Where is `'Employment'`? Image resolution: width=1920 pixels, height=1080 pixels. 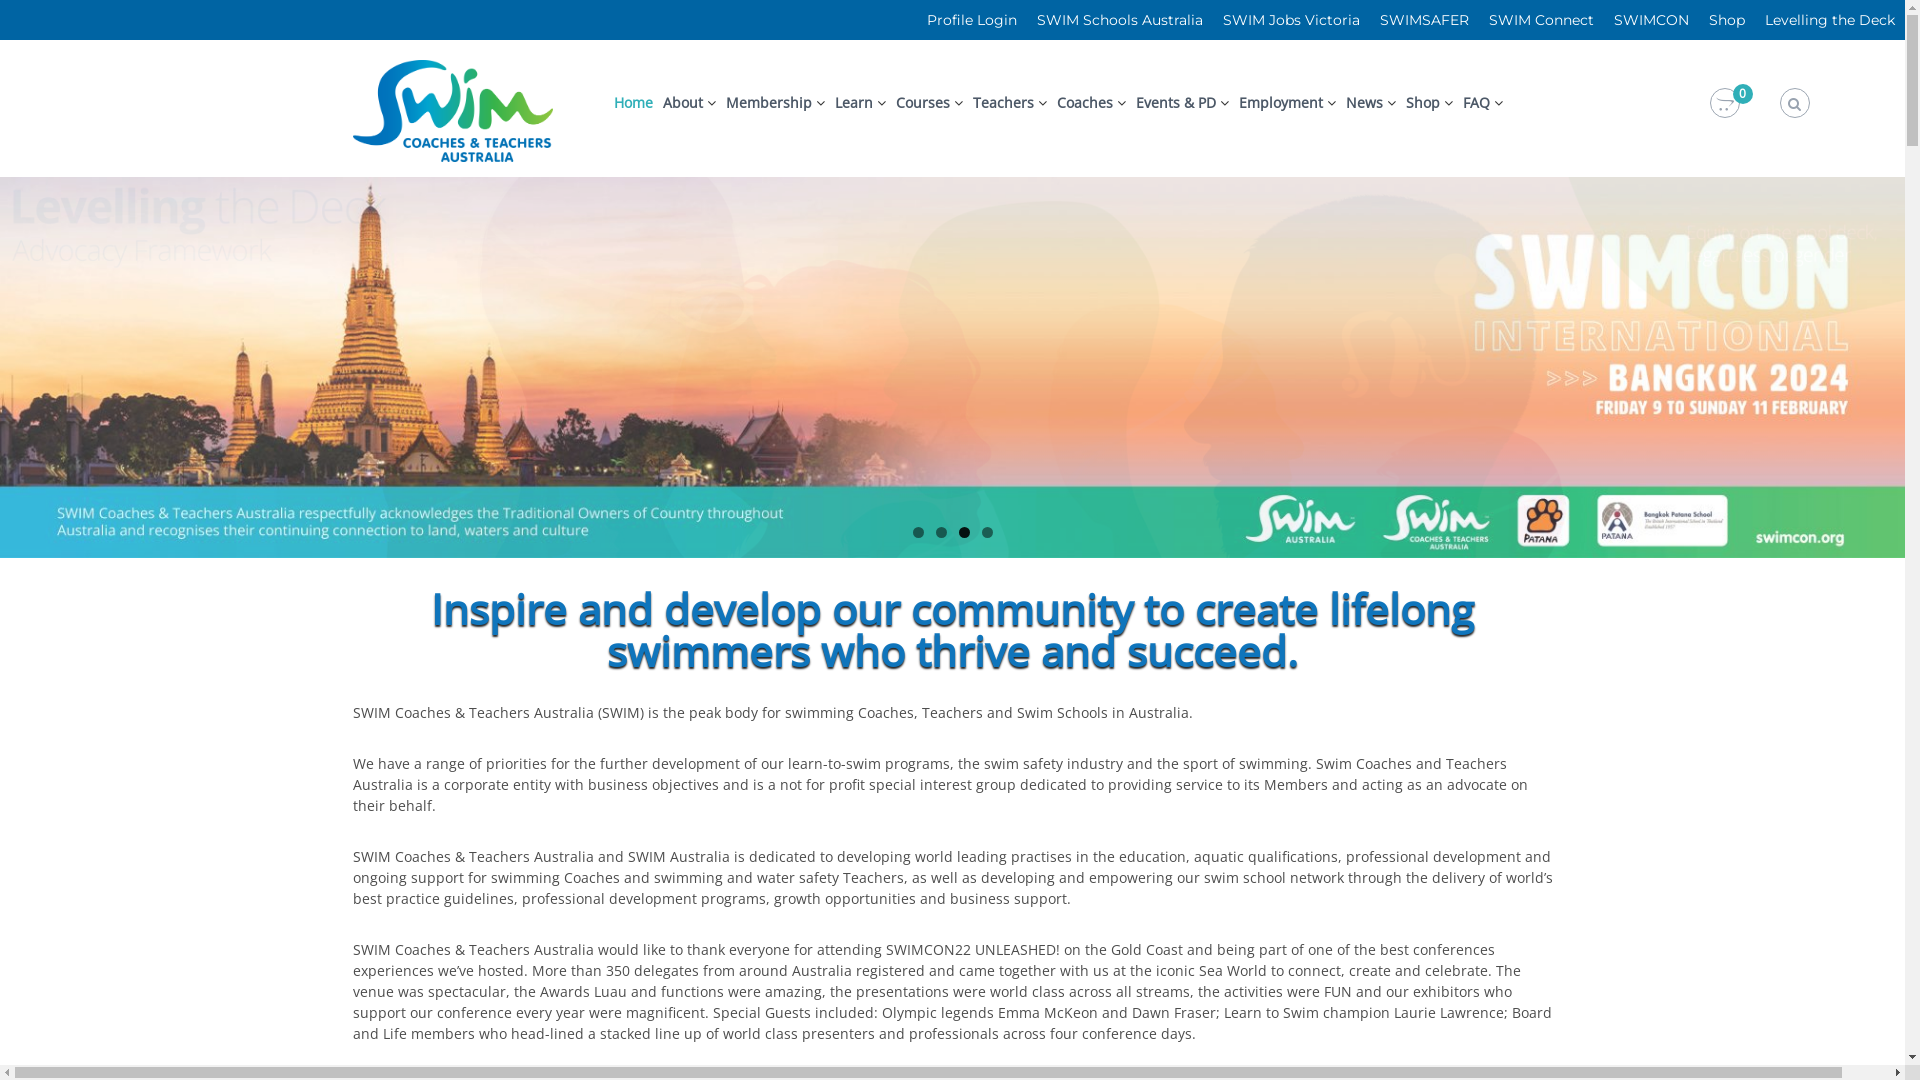 'Employment' is located at coordinates (1237, 102).